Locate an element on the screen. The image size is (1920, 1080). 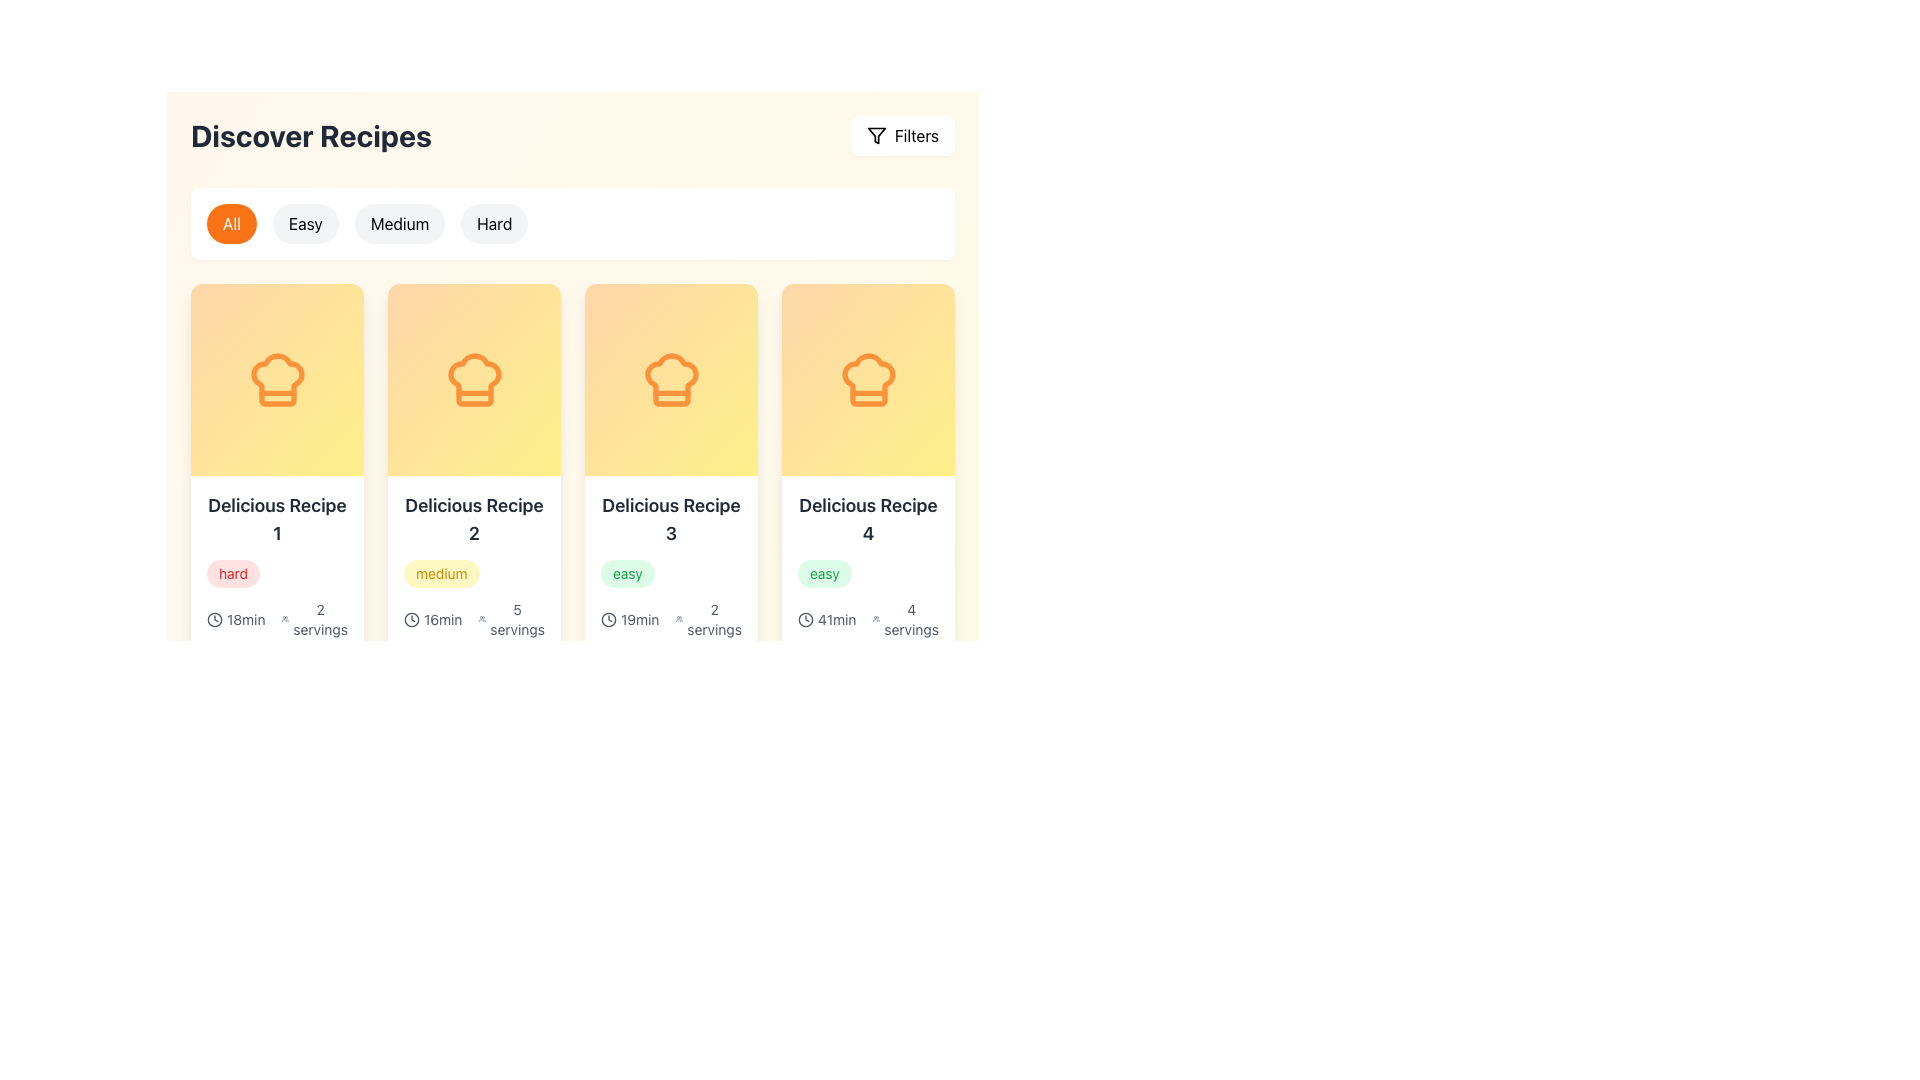
the time indicator element, which features a clock icon and the text '18 min', located at the bottom-left of the 'Delicious Recipe 1' card is located at coordinates (240, 619).